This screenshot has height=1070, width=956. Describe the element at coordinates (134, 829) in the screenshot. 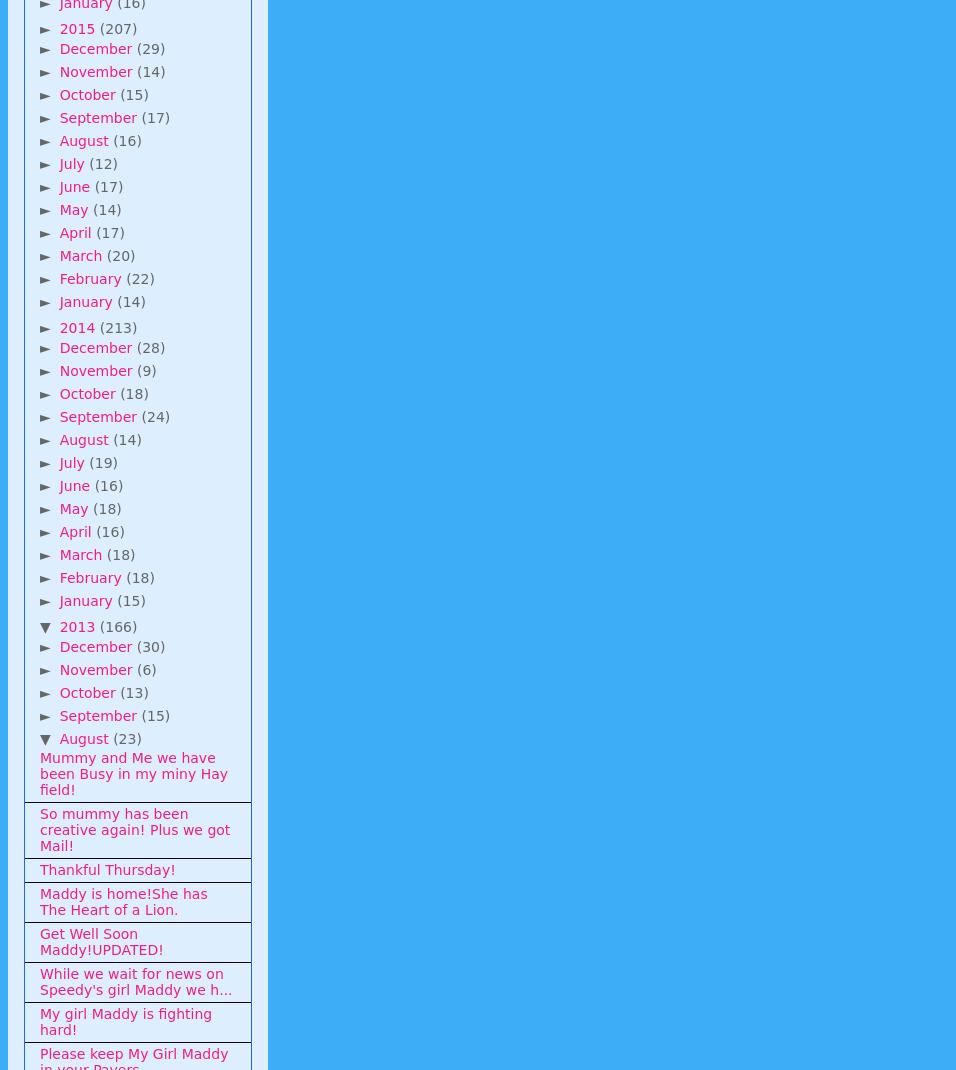

I see `'So mummy has been creative again! Plus we got Mail!'` at that location.